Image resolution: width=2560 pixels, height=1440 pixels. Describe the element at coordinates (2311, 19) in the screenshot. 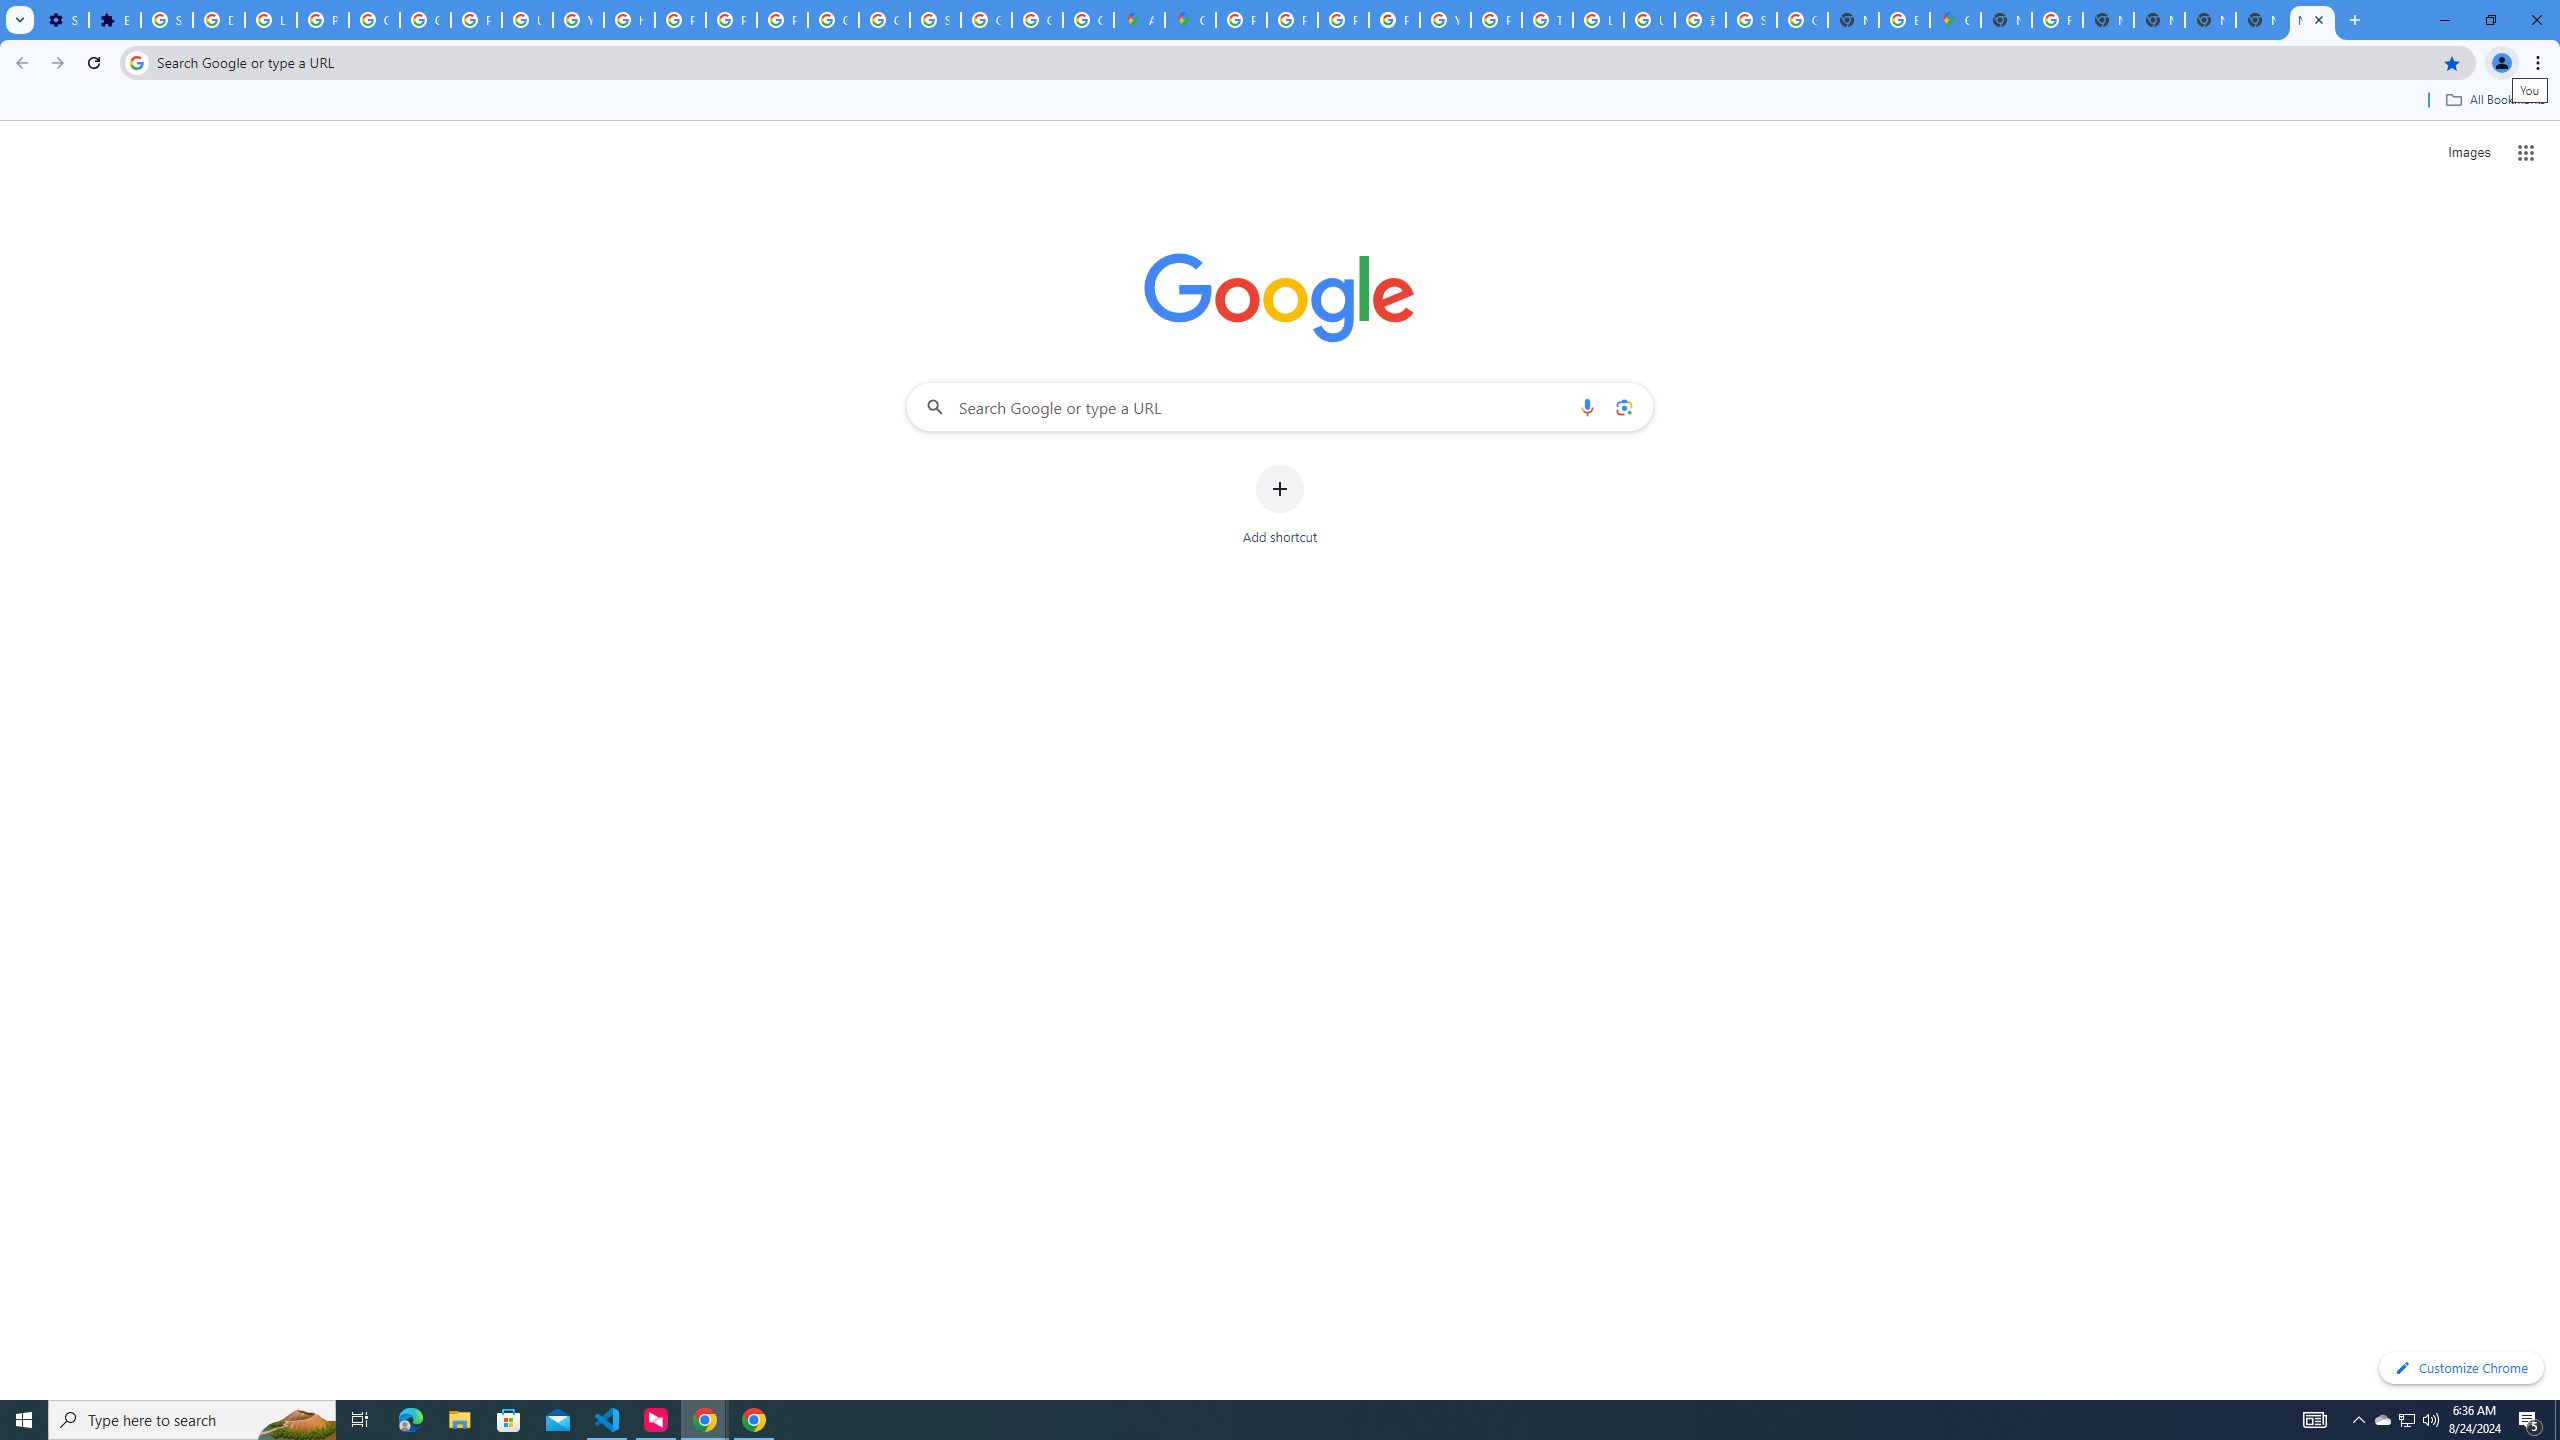

I see `'New Tab'` at that location.